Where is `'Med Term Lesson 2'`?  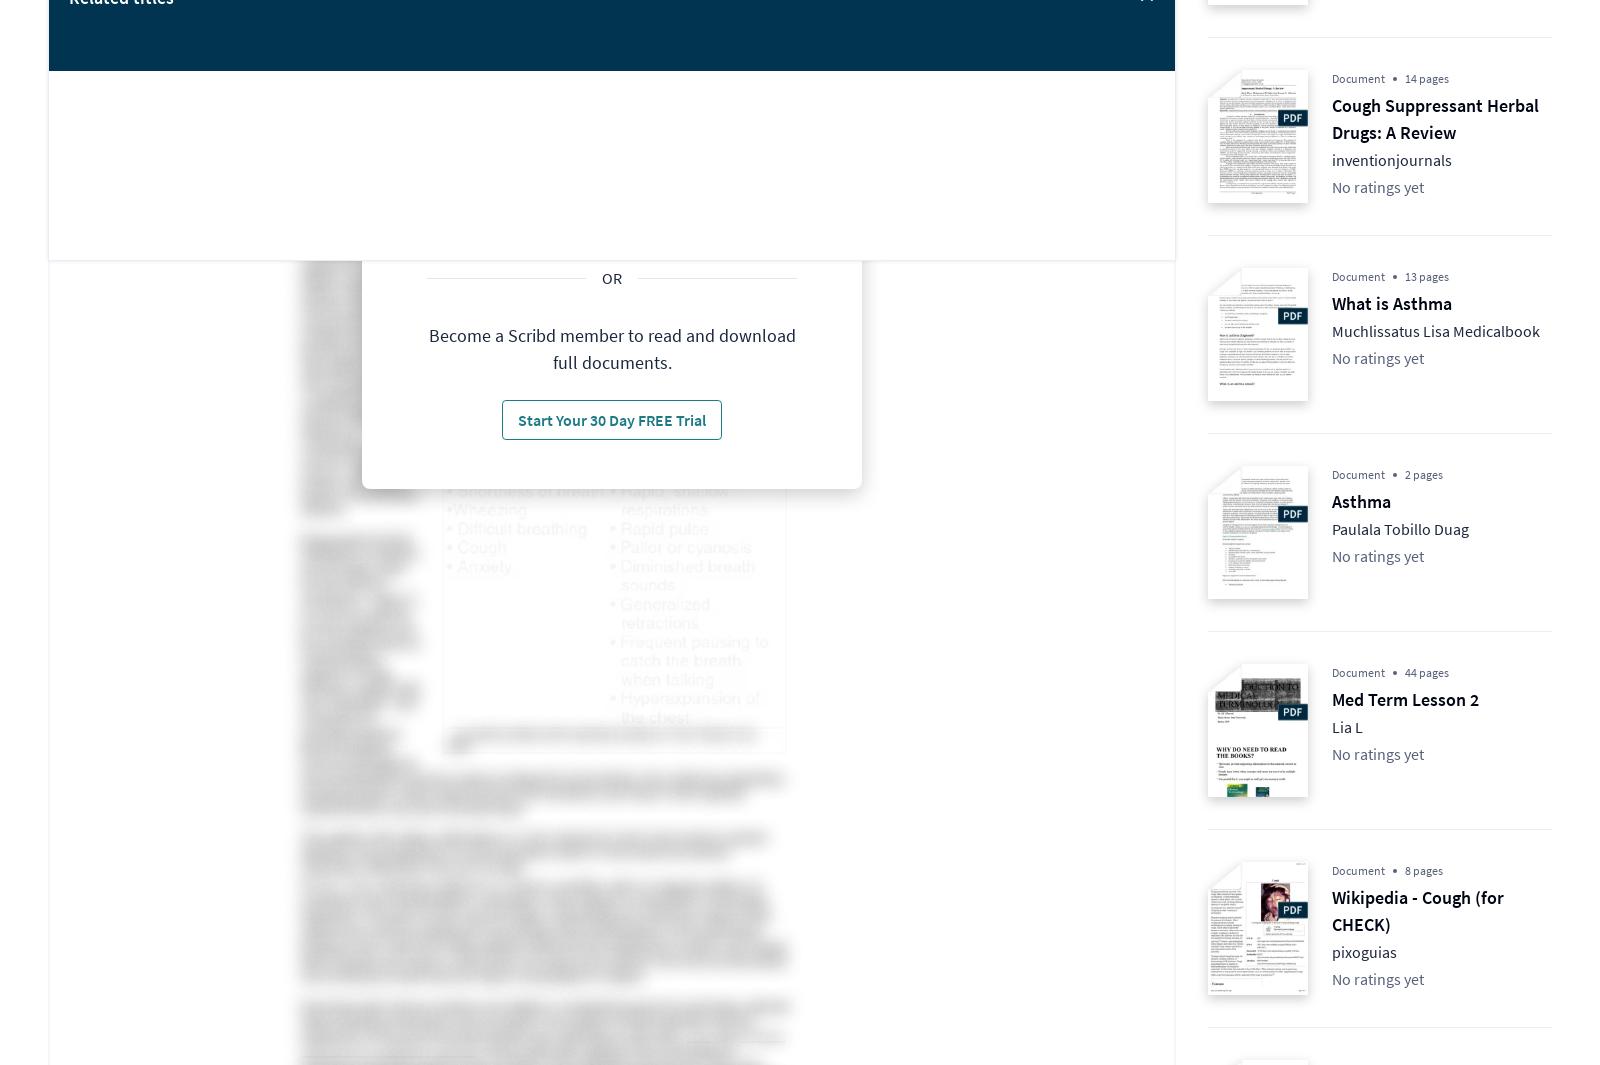 'Med Term Lesson 2' is located at coordinates (1405, 699).